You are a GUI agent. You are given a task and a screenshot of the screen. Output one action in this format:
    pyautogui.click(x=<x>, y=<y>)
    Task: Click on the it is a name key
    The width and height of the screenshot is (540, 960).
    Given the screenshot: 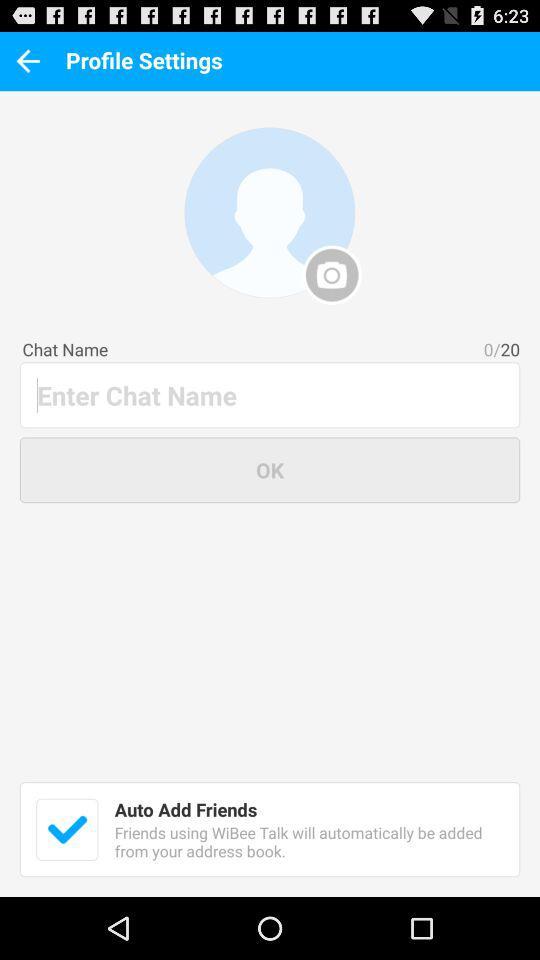 What is the action you would take?
    pyautogui.click(x=270, y=394)
    